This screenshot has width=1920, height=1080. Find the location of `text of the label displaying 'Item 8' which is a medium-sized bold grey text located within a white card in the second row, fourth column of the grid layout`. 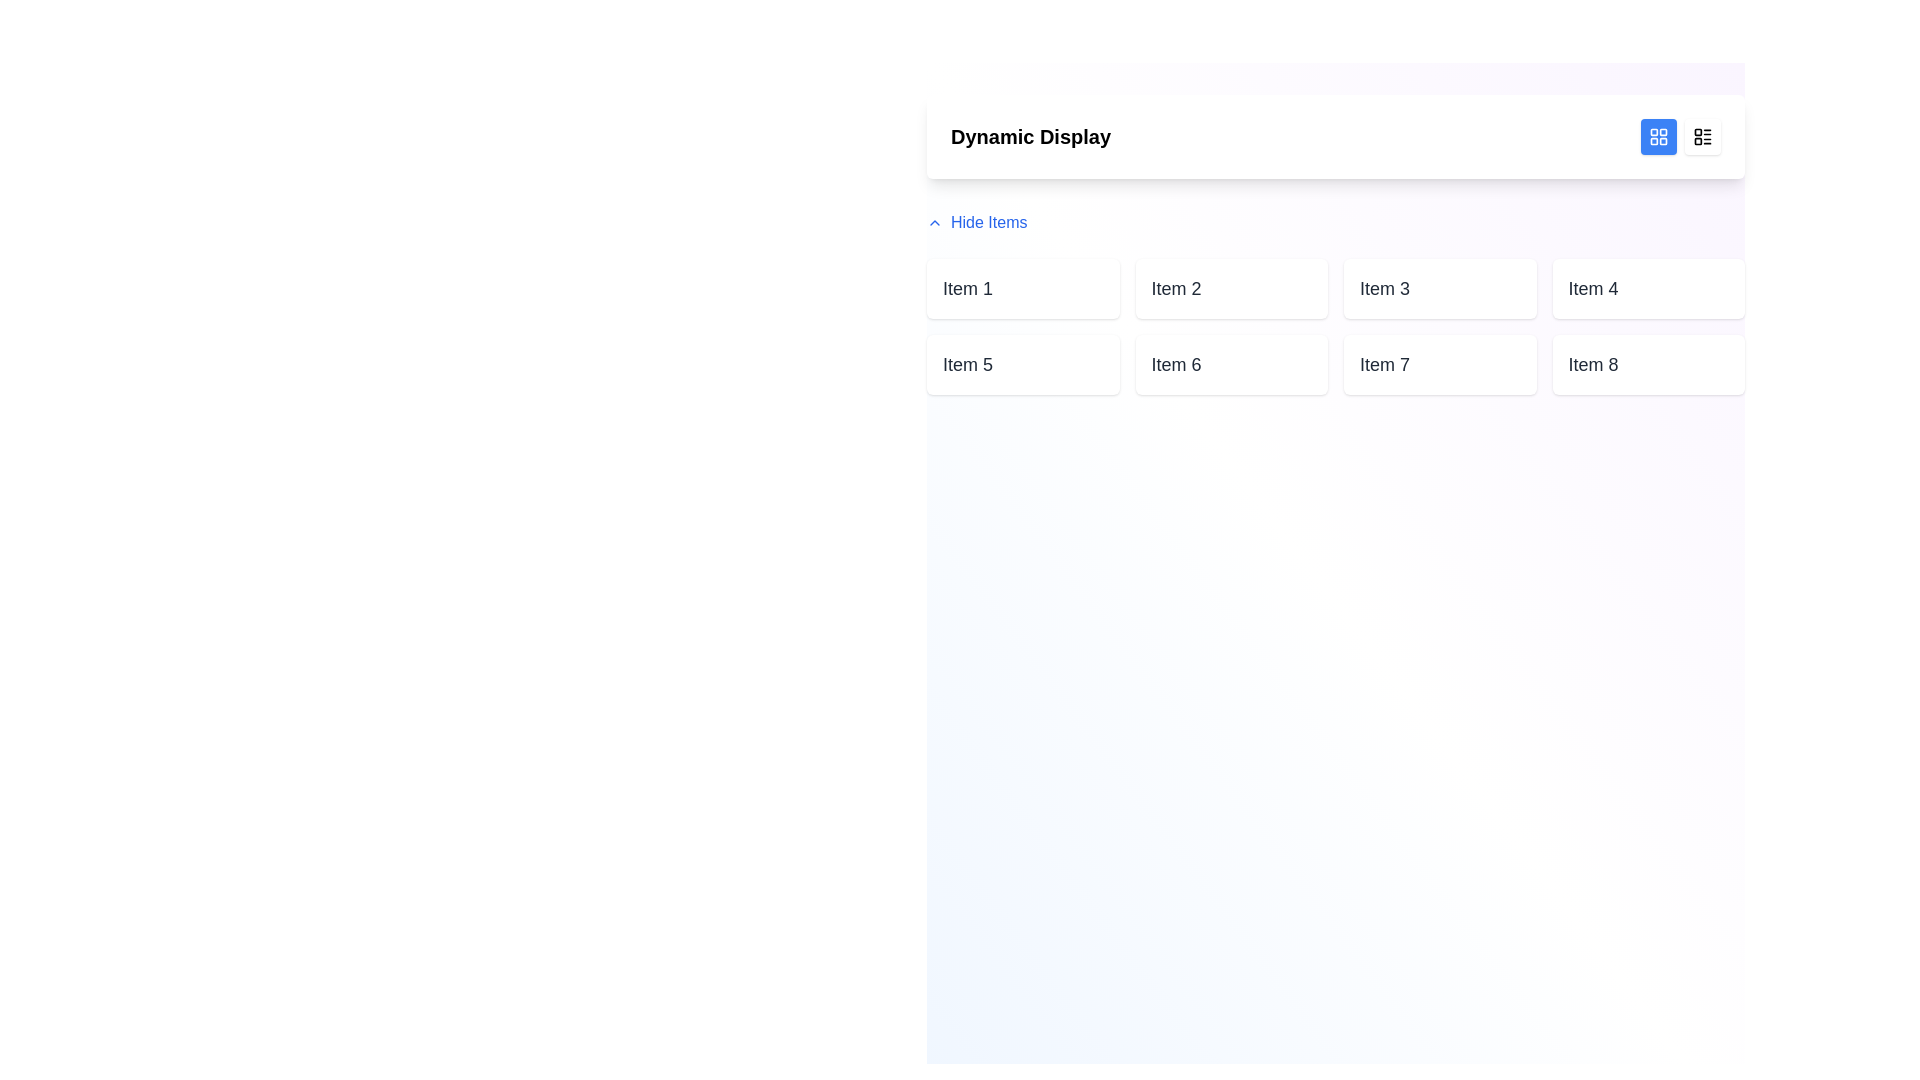

text of the label displaying 'Item 8' which is a medium-sized bold grey text located within a white card in the second row, fourth column of the grid layout is located at coordinates (1592, 365).